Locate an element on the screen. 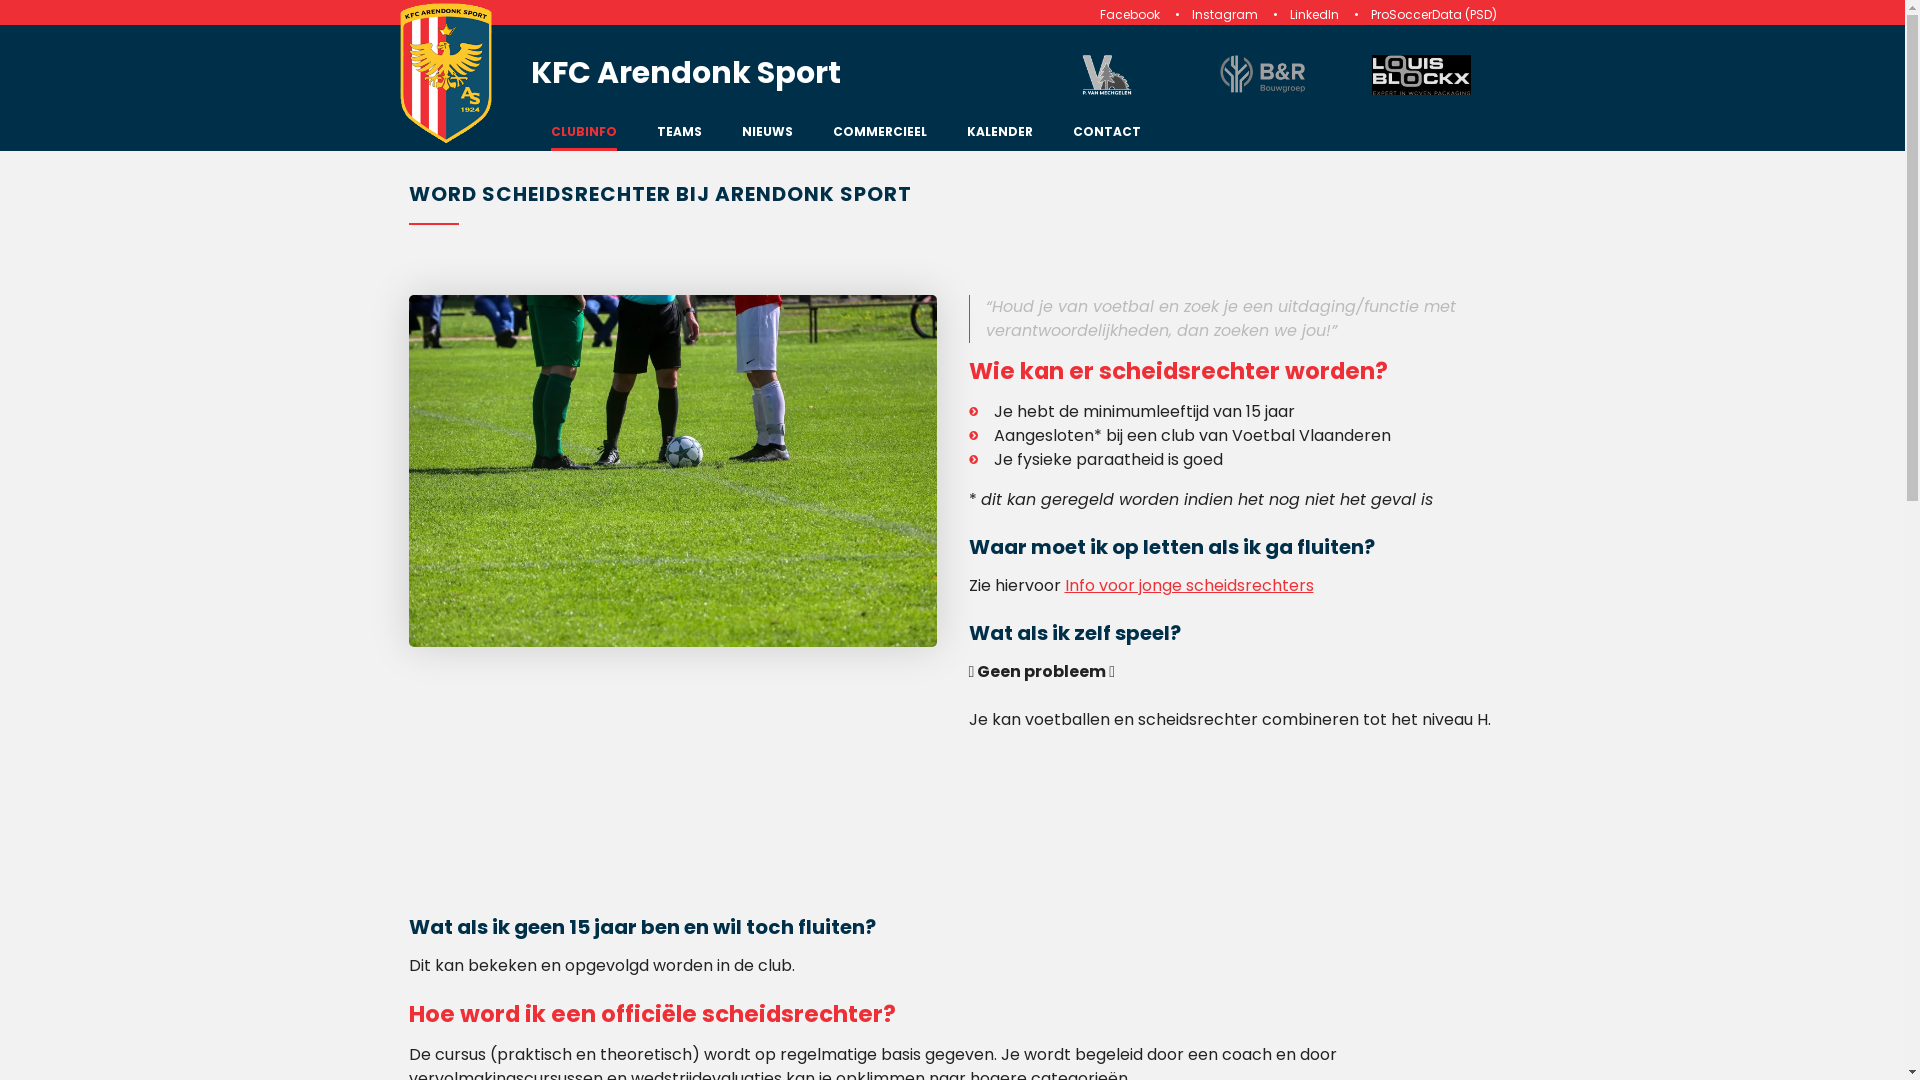 This screenshot has width=1920, height=1080. 'Info voor jonge scheidsrechters' is located at coordinates (1188, 585).